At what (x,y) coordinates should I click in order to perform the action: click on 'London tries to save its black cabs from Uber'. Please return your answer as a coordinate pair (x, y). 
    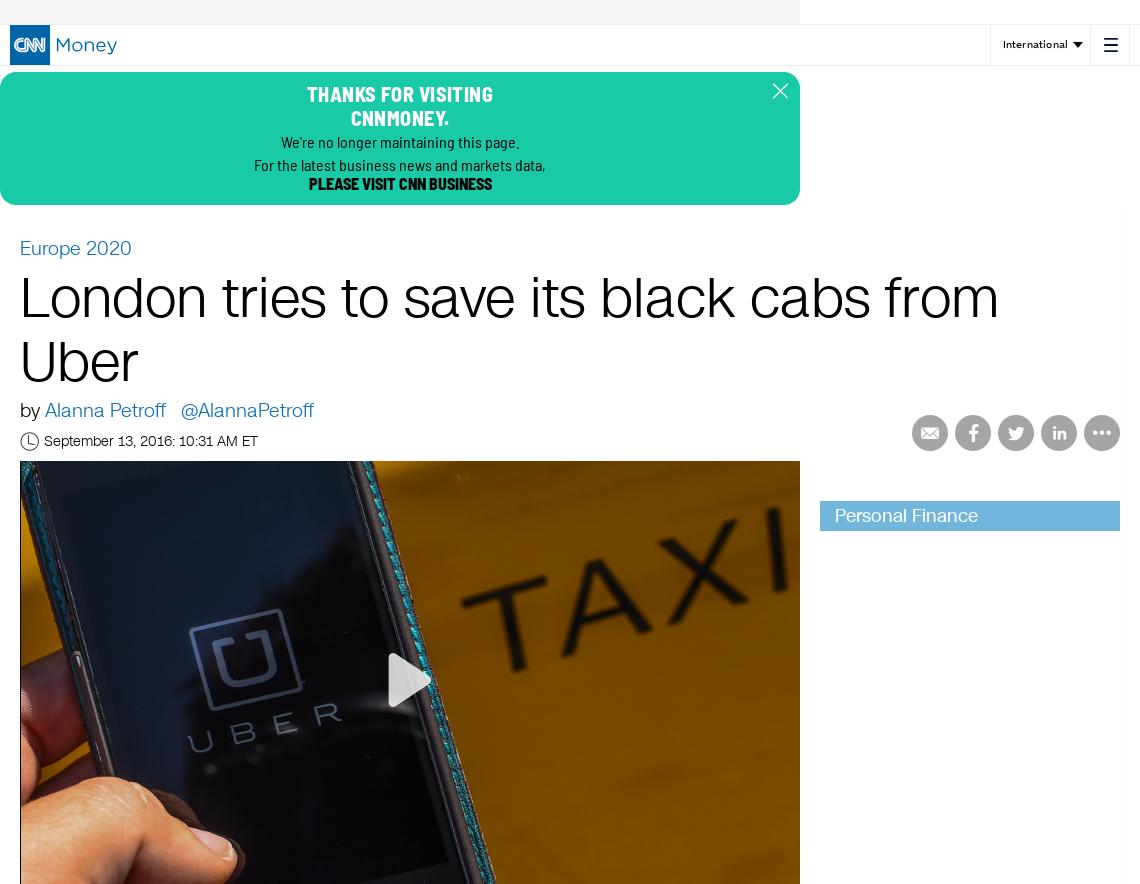
    Looking at the image, I should click on (508, 332).